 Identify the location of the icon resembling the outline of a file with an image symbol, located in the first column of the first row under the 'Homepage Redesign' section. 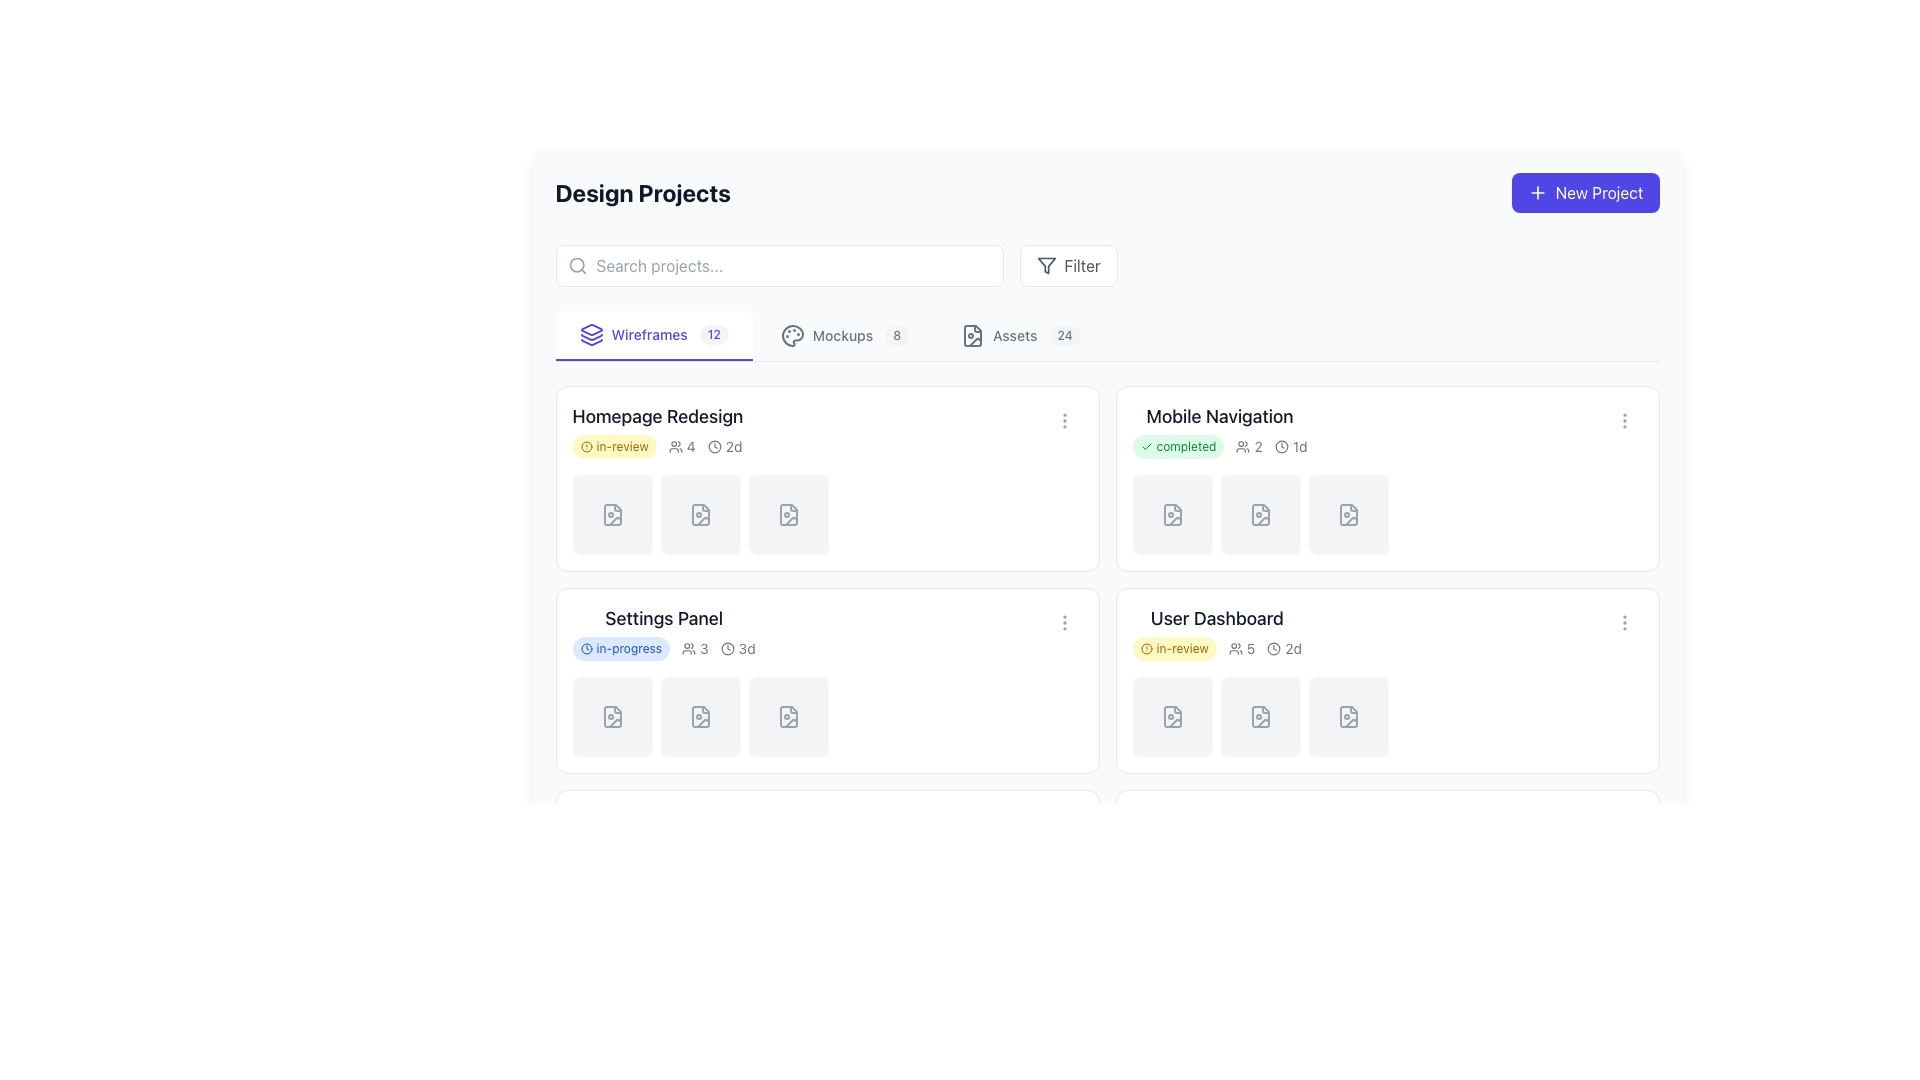
(700, 514).